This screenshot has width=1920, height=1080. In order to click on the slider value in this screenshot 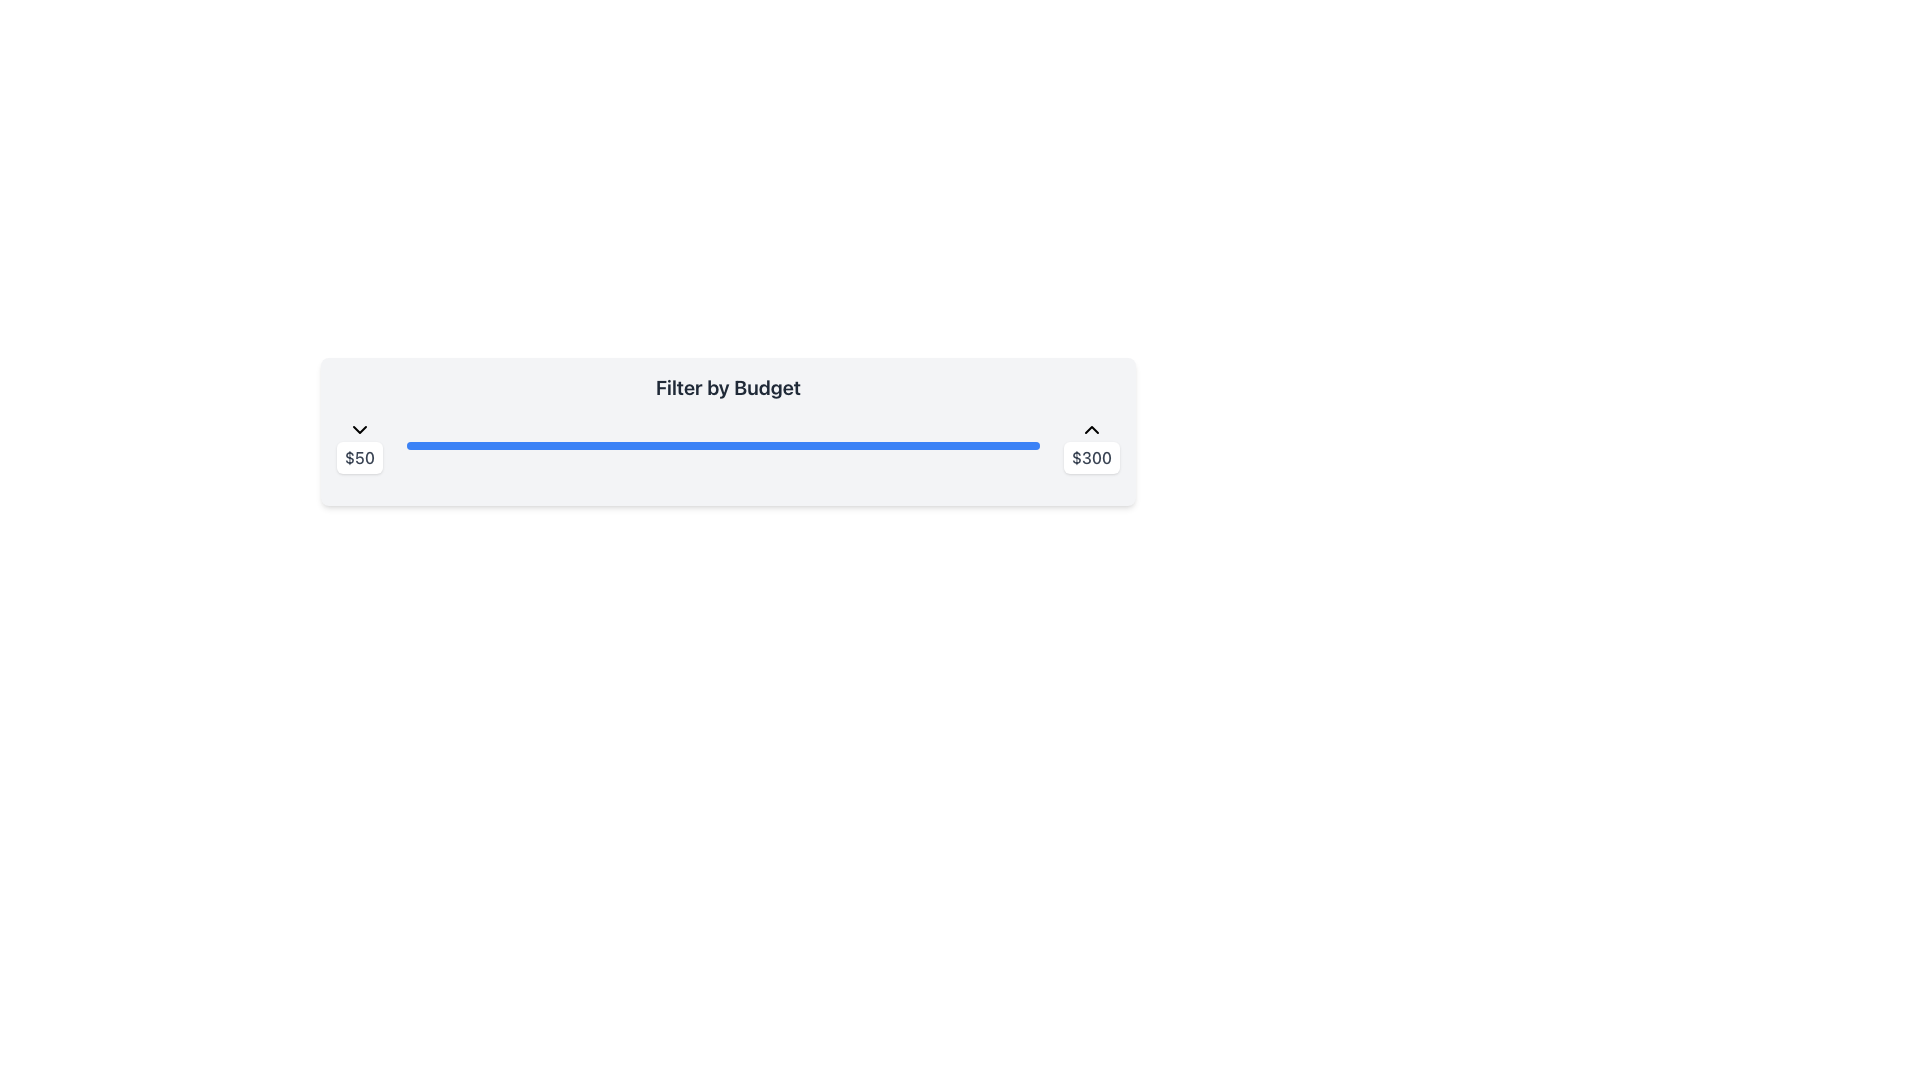, I will do `click(986, 445)`.